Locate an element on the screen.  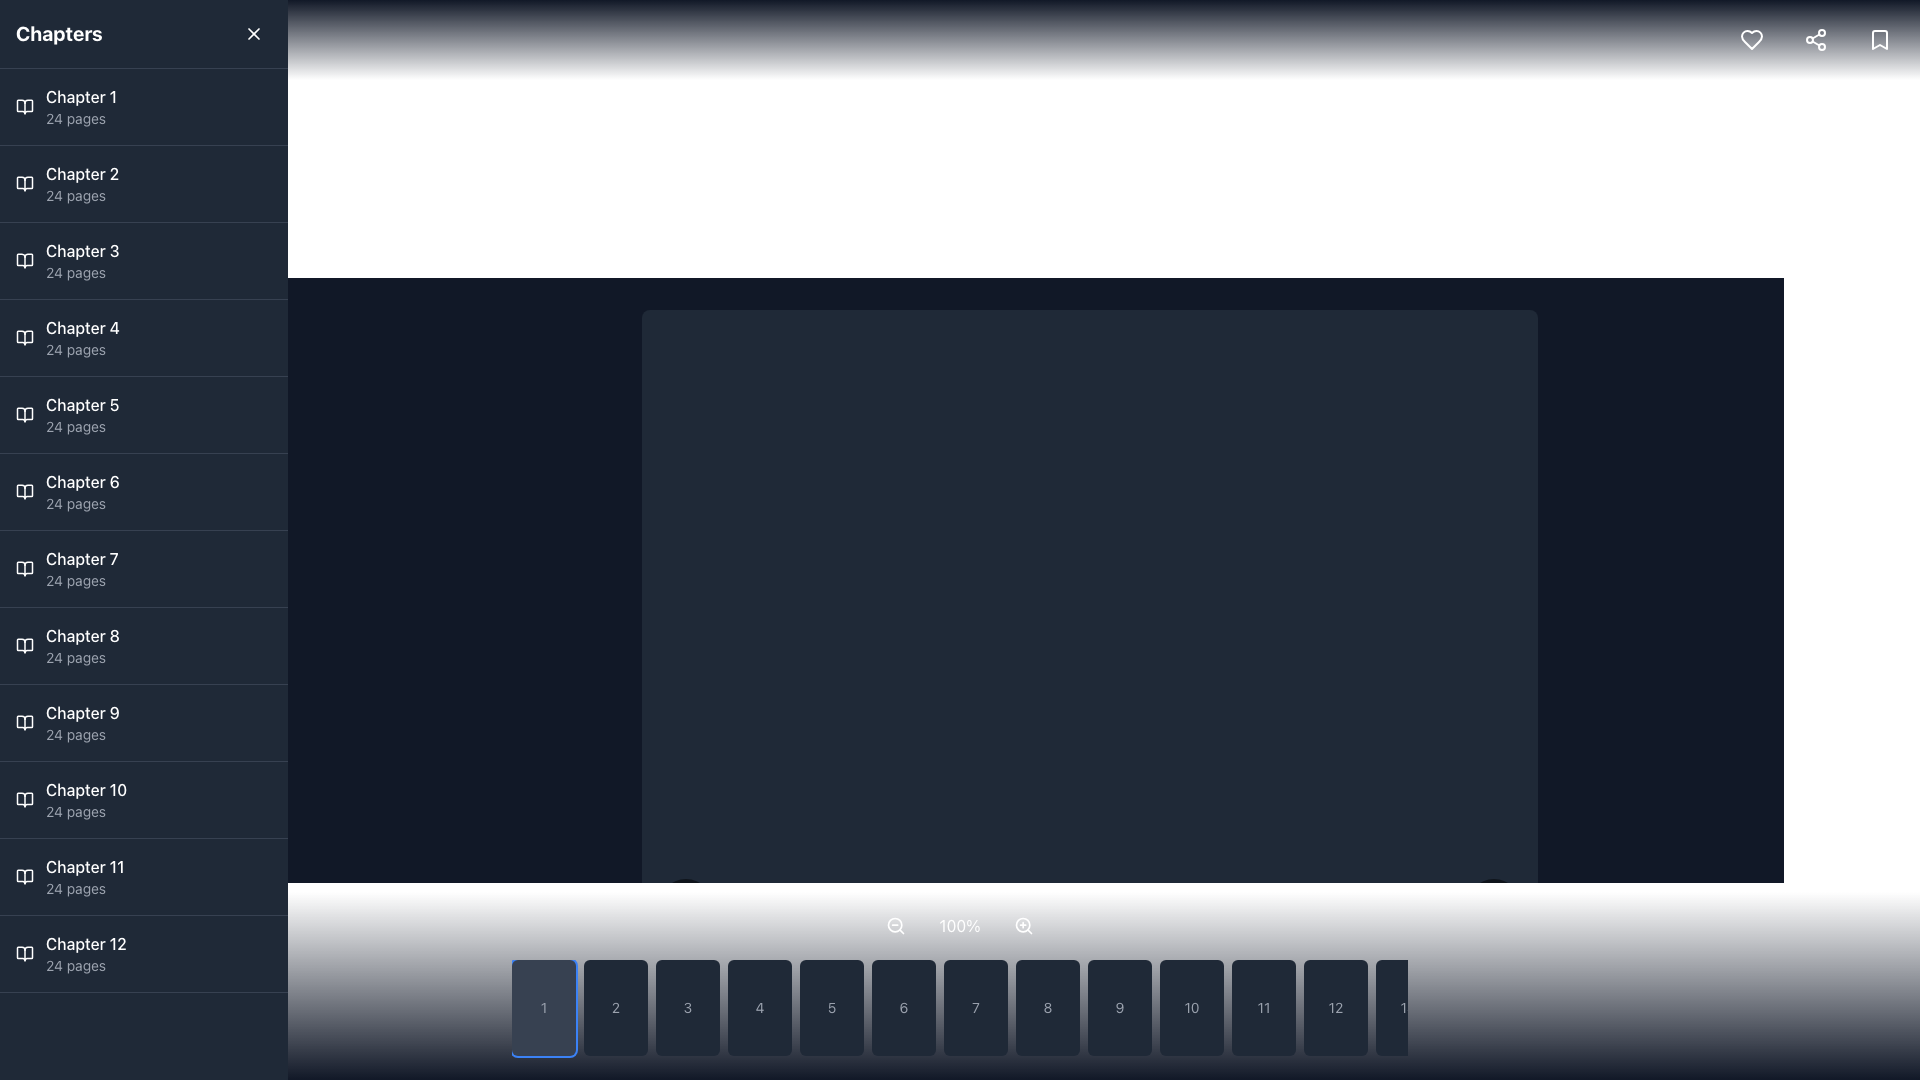
the bold, large-sized 'Chapters' text label located at the top left of the vertical panel listing chapters is located at coordinates (59, 34).